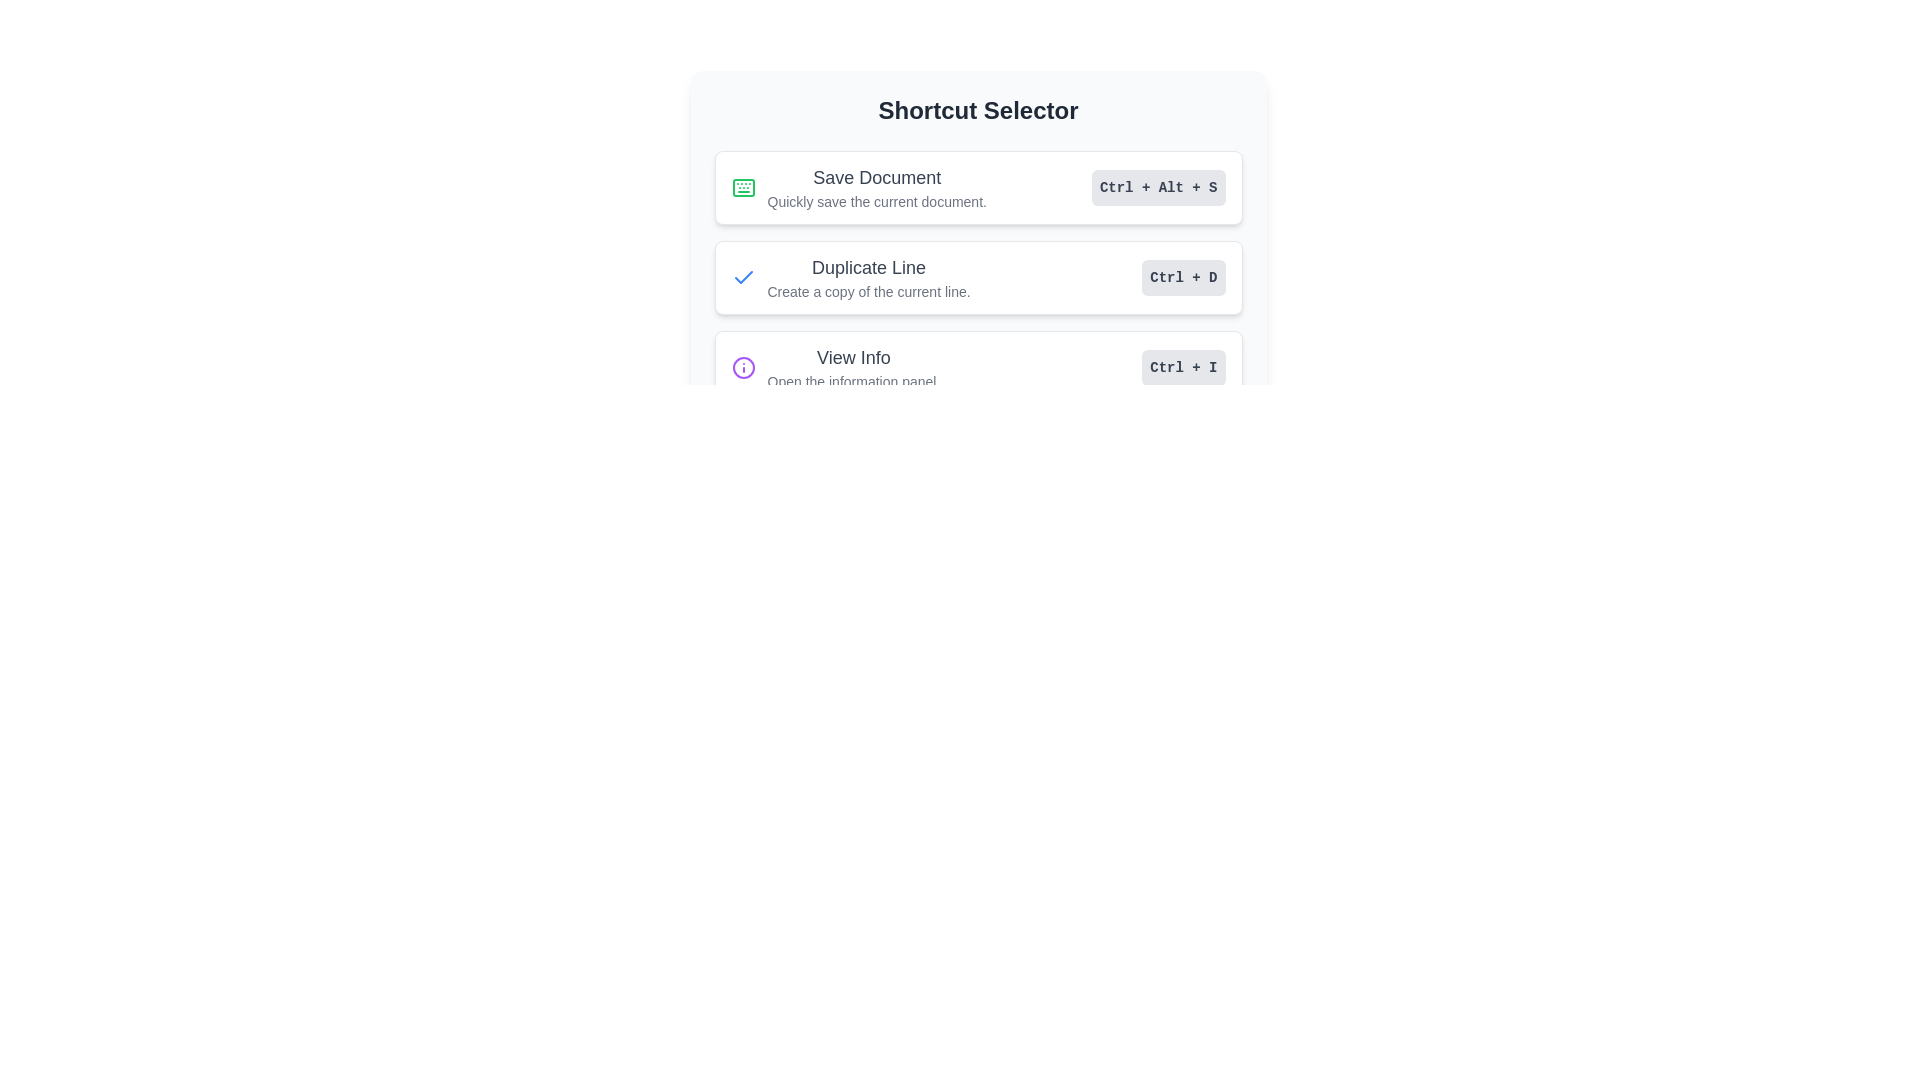  I want to click on the 'Duplicate Line' text label, so click(851, 277).